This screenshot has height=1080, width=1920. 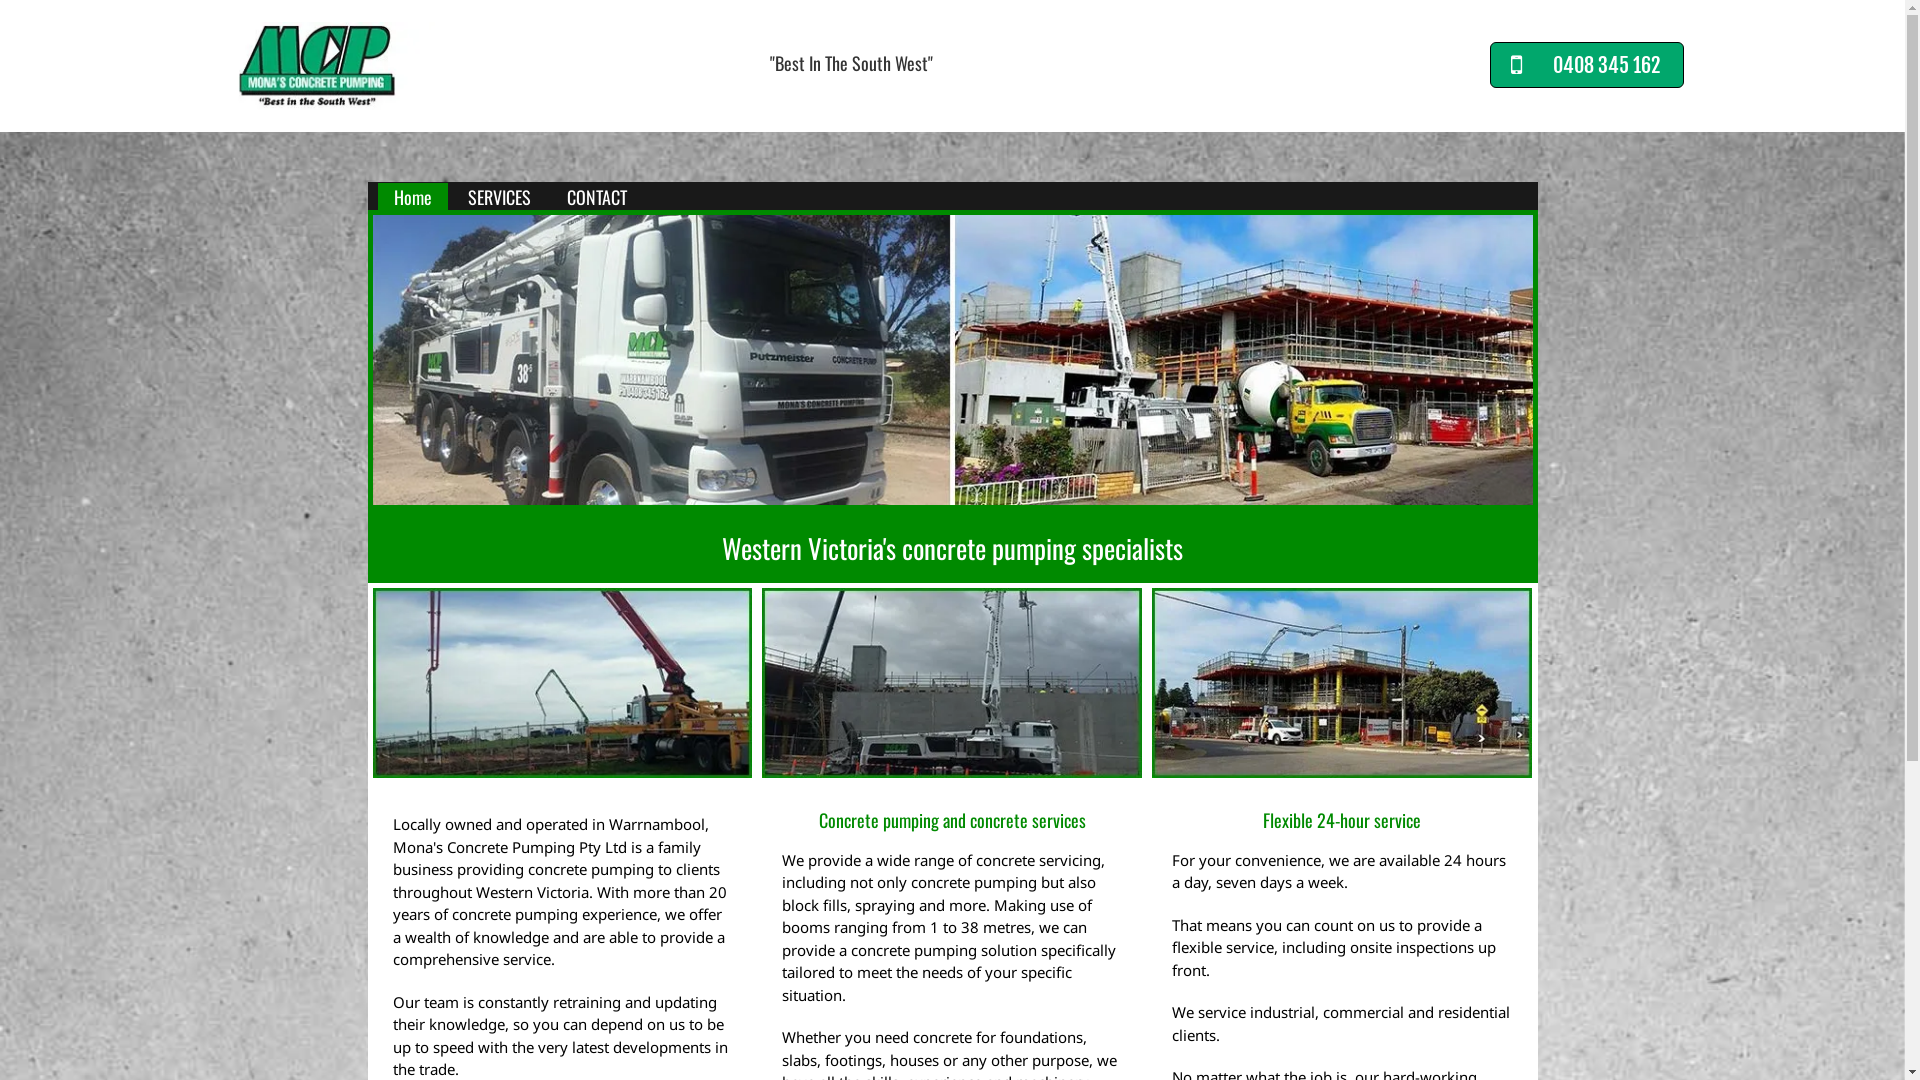 What do you see at coordinates (411, 197) in the screenshot?
I see `'Home'` at bounding box center [411, 197].